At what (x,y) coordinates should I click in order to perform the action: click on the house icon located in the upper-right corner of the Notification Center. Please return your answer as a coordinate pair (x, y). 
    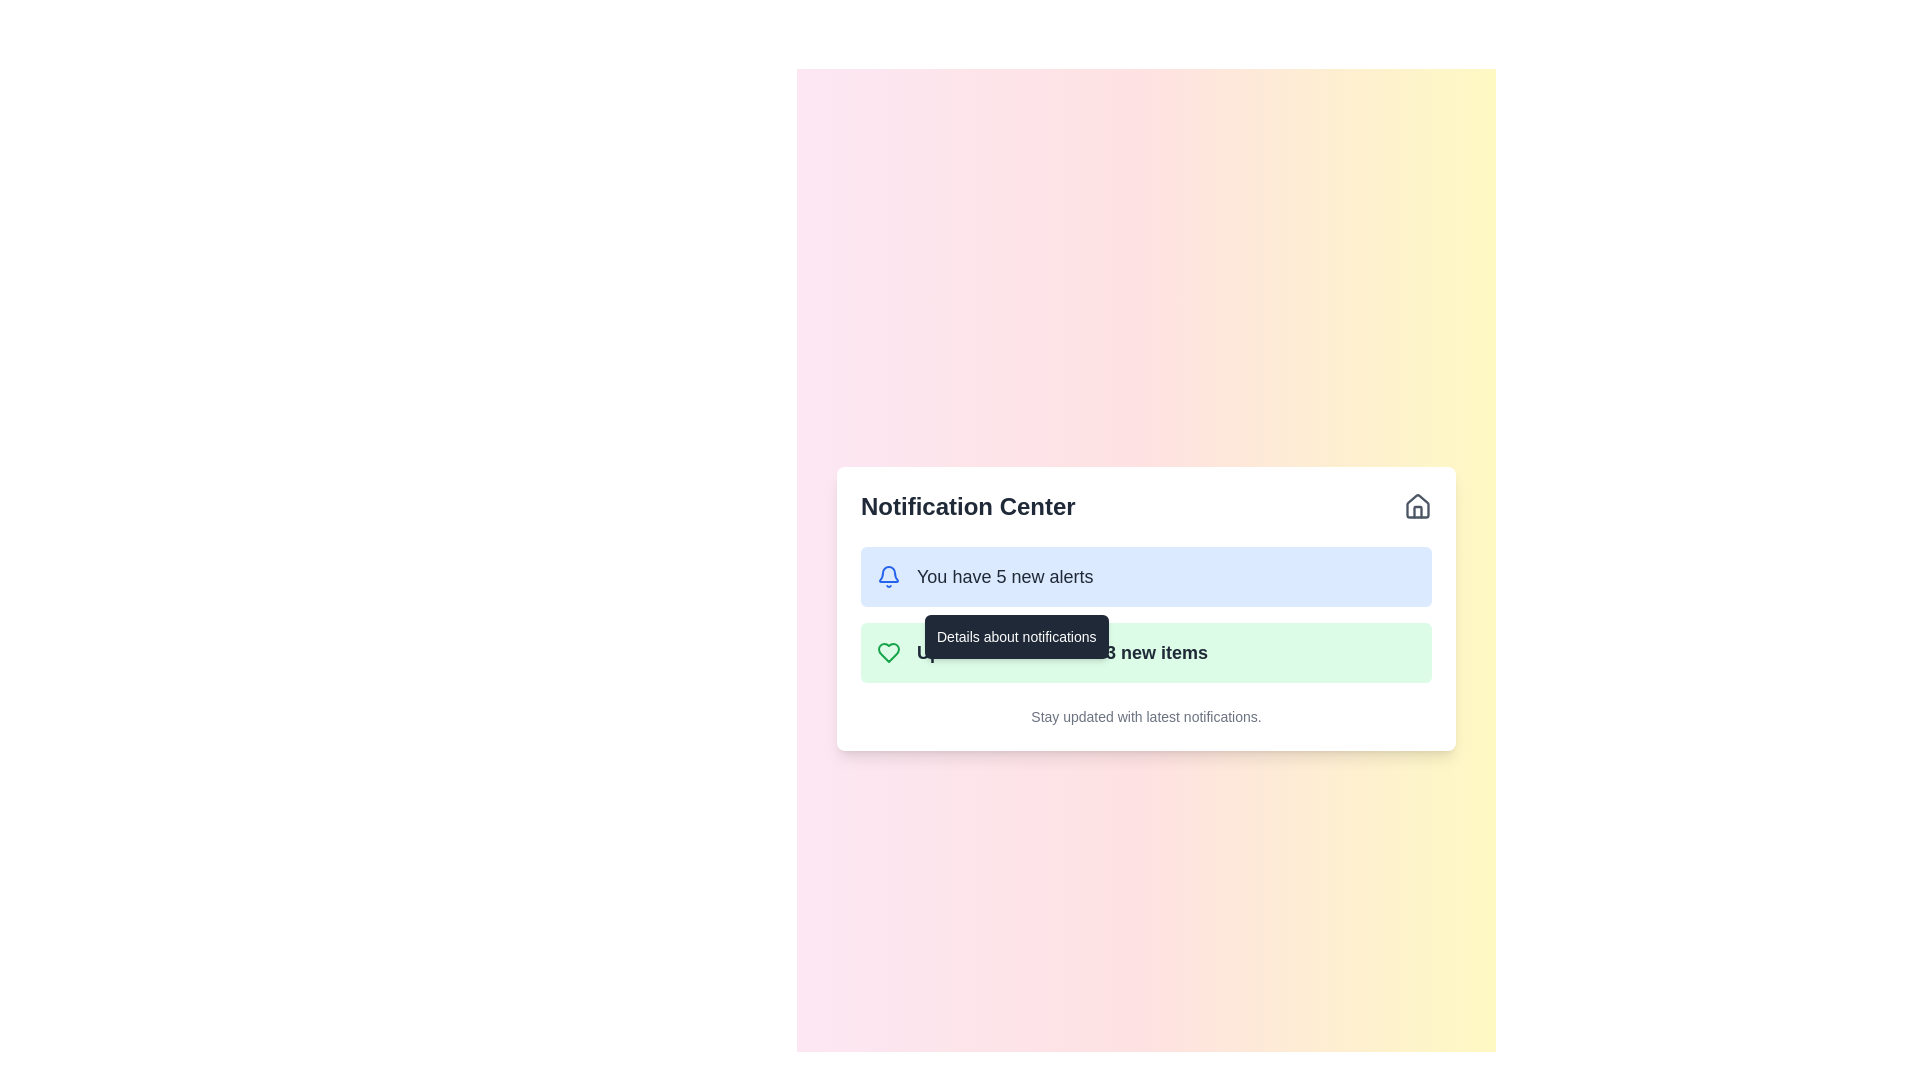
    Looking at the image, I should click on (1416, 511).